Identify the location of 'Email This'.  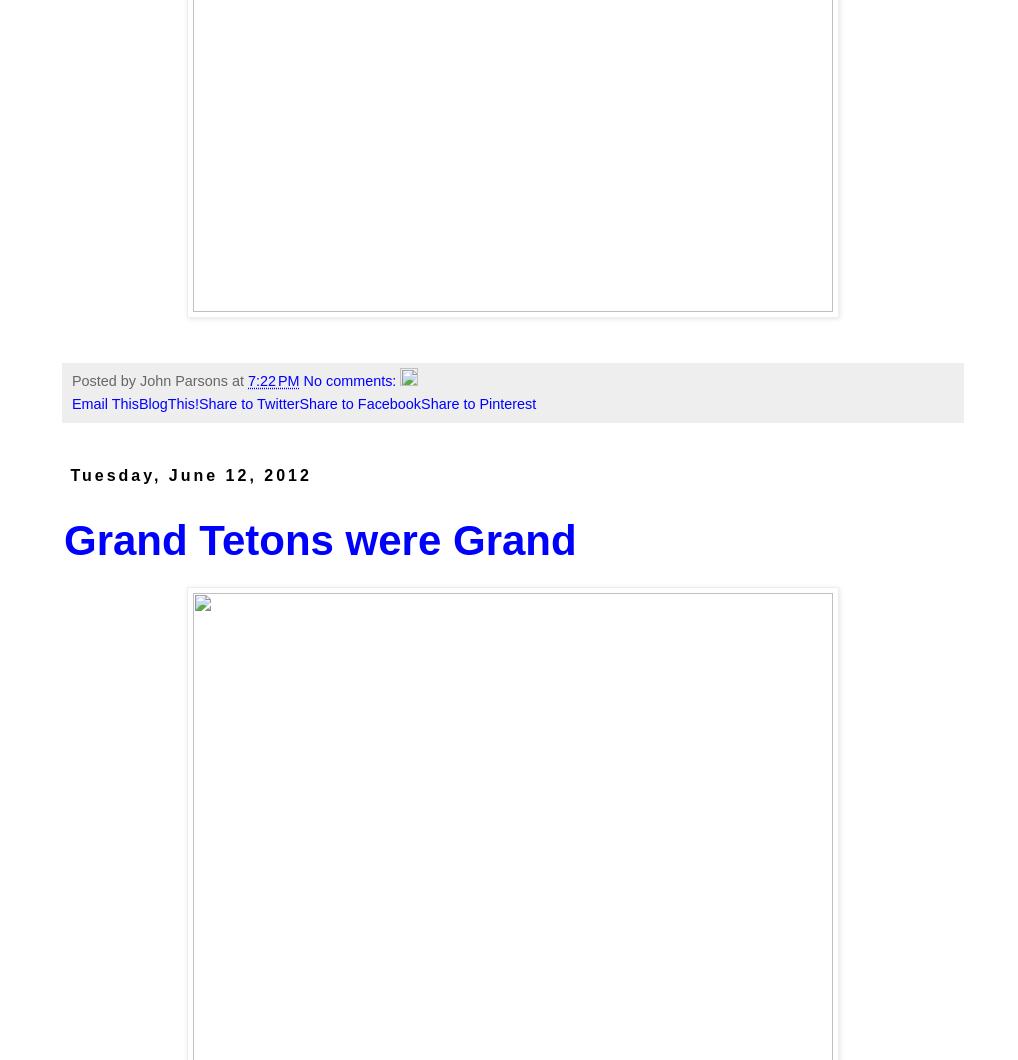
(103, 402).